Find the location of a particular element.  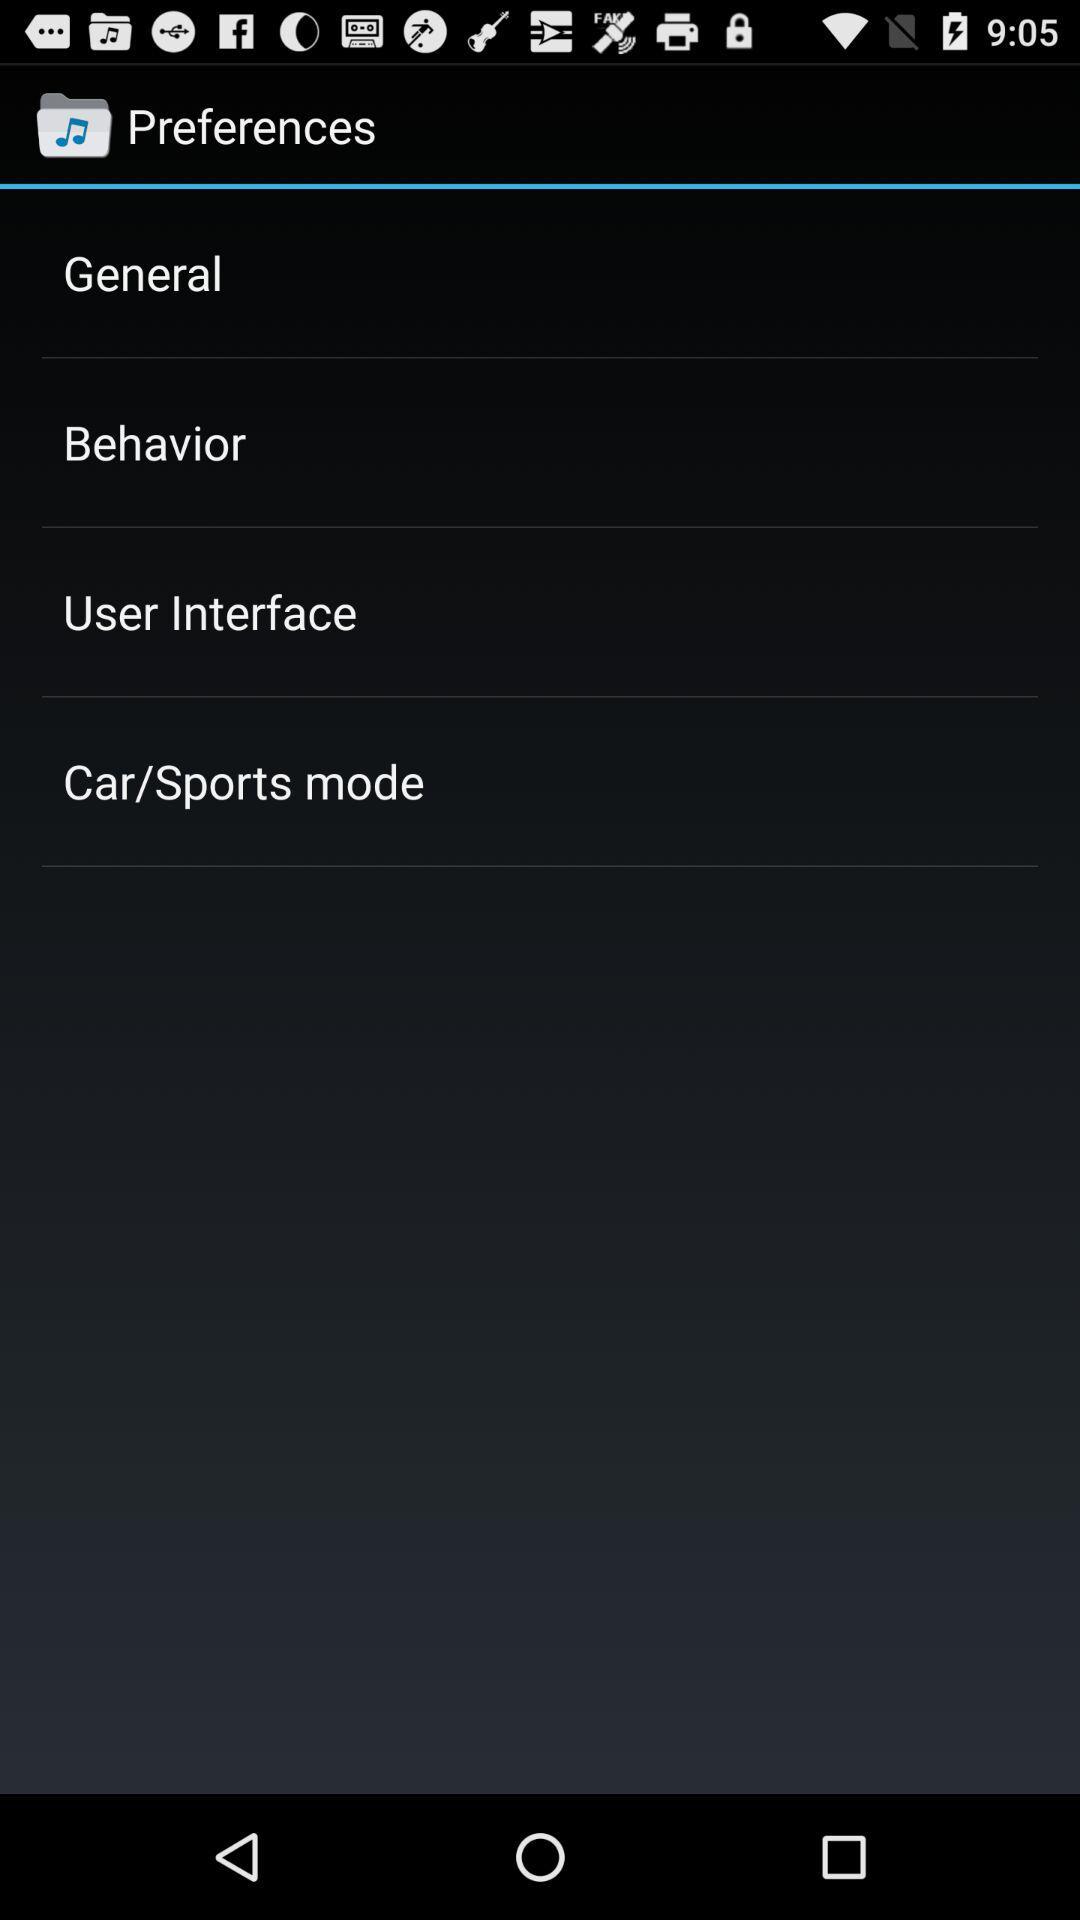

car/sports mode icon is located at coordinates (242, 780).